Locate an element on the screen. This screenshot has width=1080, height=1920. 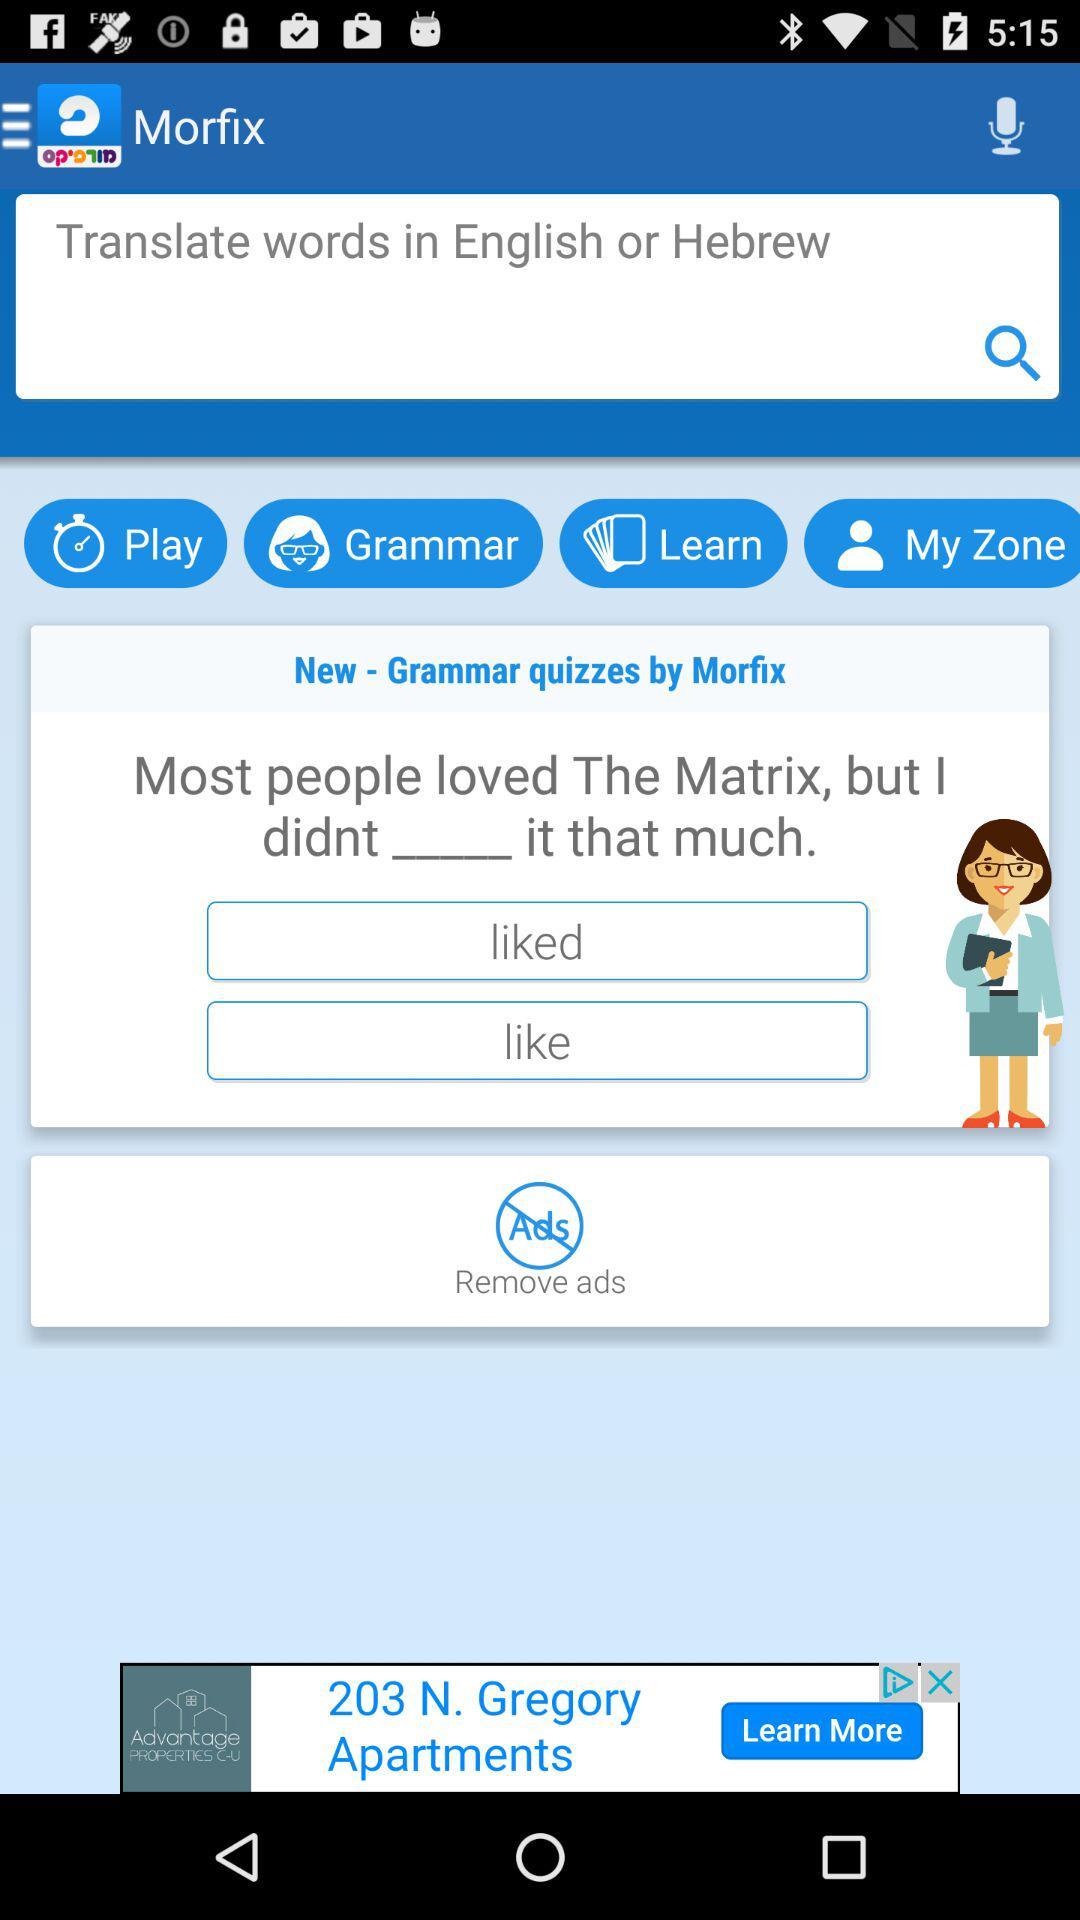
text is located at coordinates (536, 295).